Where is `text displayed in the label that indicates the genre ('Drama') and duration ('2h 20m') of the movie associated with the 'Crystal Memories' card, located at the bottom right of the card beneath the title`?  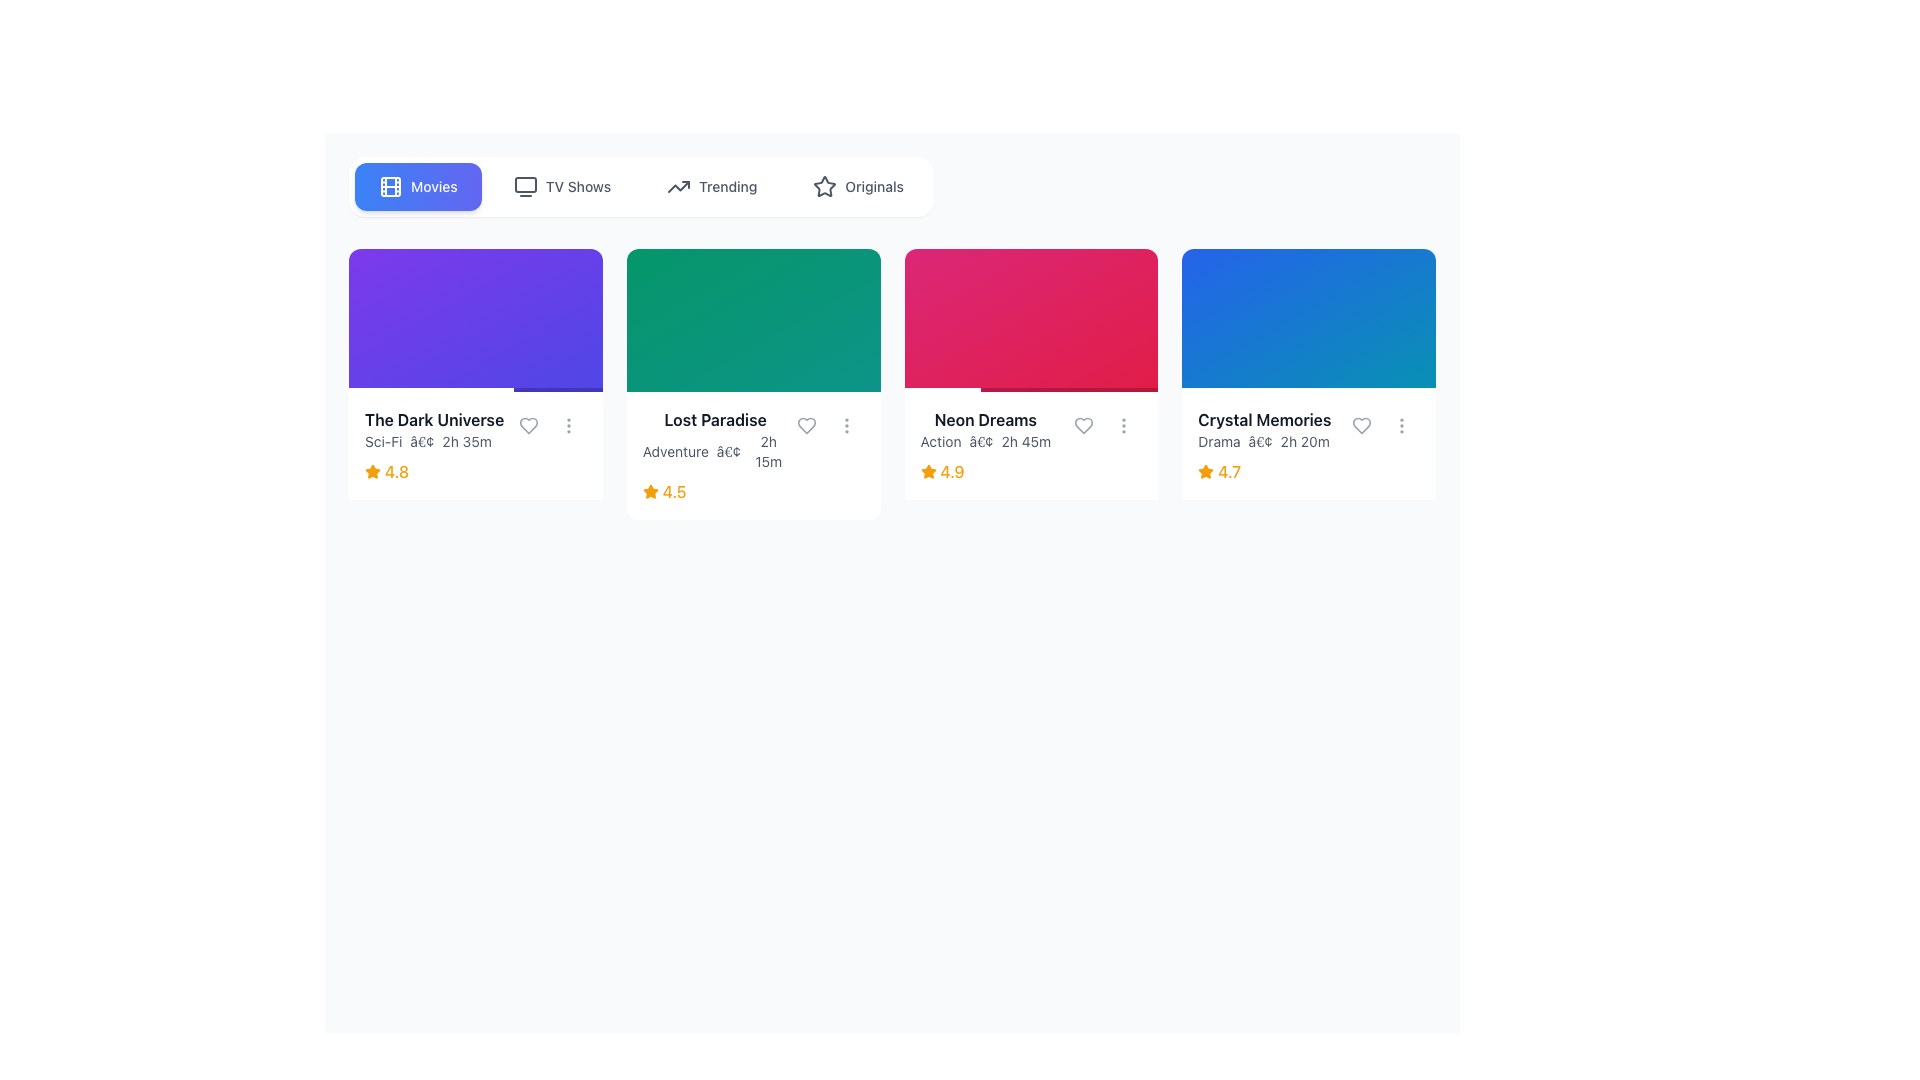
text displayed in the label that indicates the genre ('Drama') and duration ('2h 20m') of the movie associated with the 'Crystal Memories' card, located at the bottom right of the card beneath the title is located at coordinates (1263, 440).